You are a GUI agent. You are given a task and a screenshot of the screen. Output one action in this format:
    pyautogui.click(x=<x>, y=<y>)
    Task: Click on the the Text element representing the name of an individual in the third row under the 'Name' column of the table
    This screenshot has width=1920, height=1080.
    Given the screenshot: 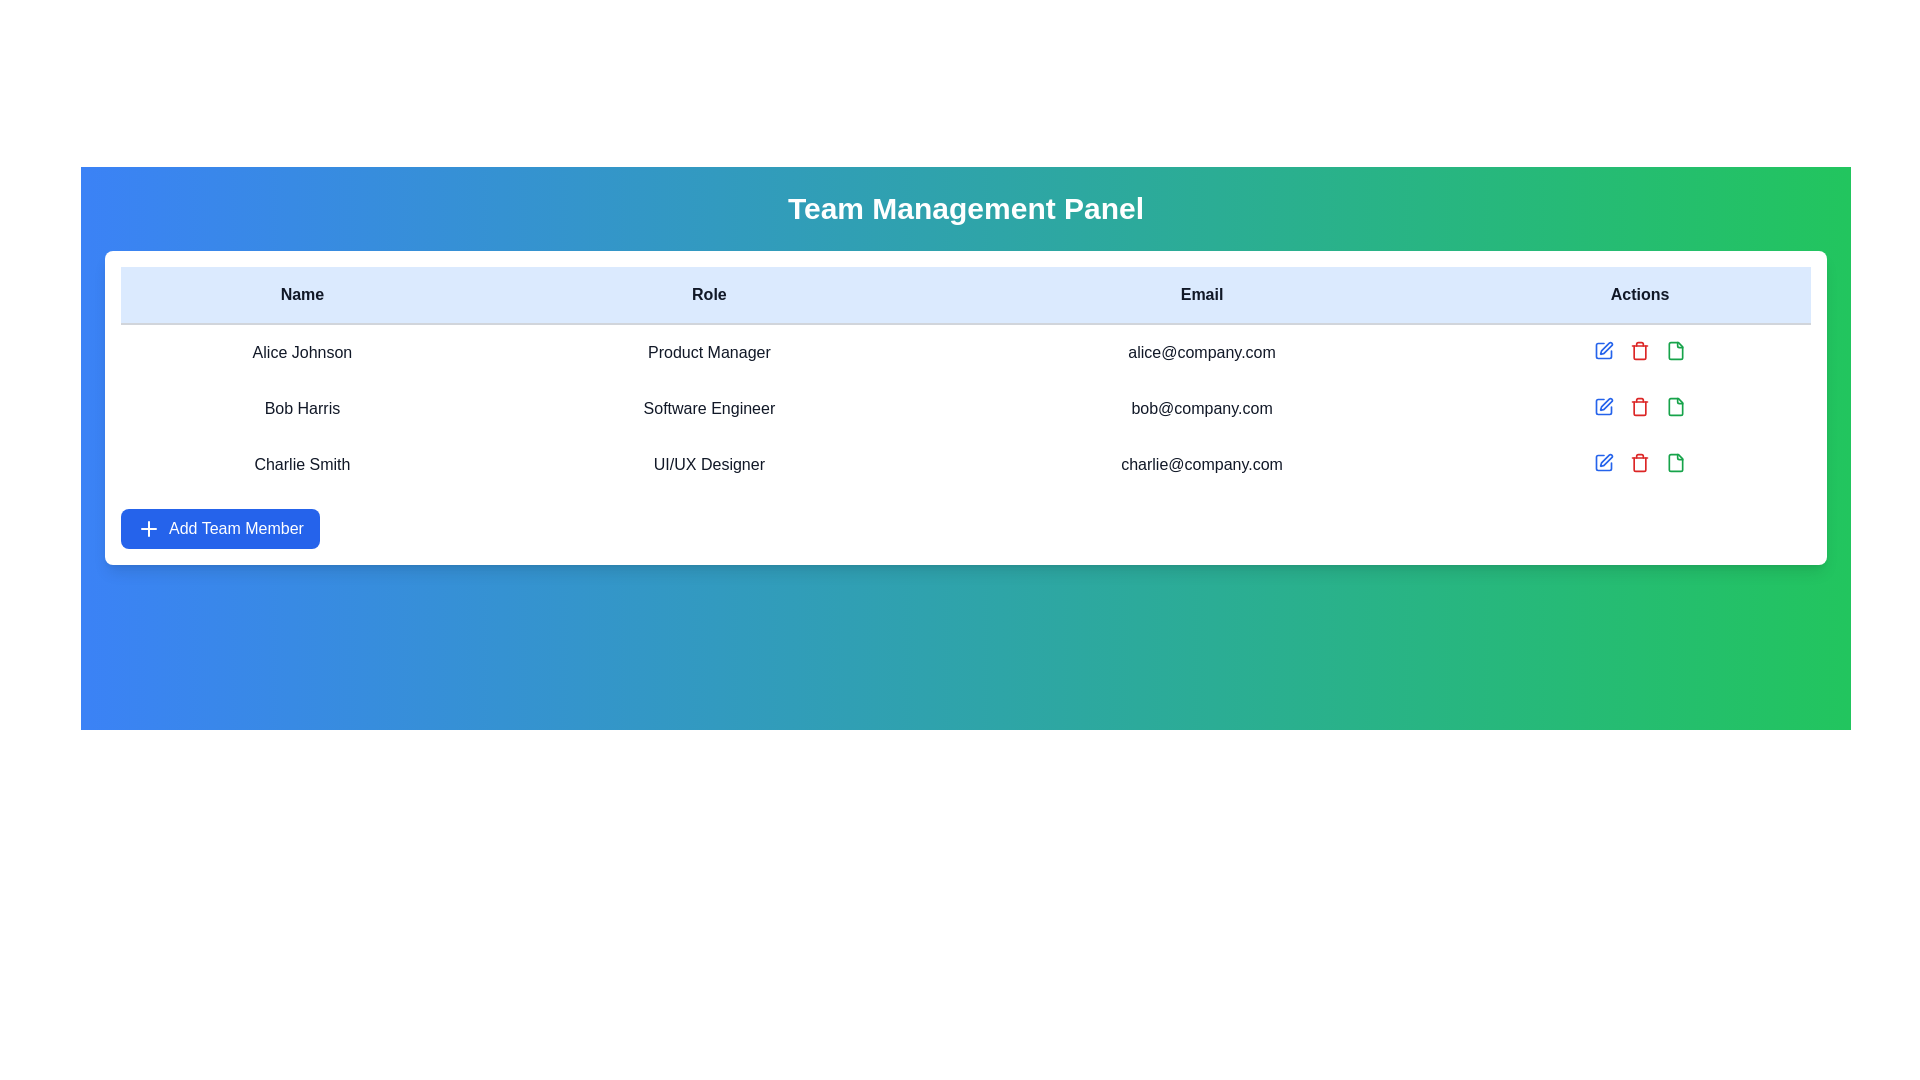 What is the action you would take?
    pyautogui.click(x=301, y=465)
    